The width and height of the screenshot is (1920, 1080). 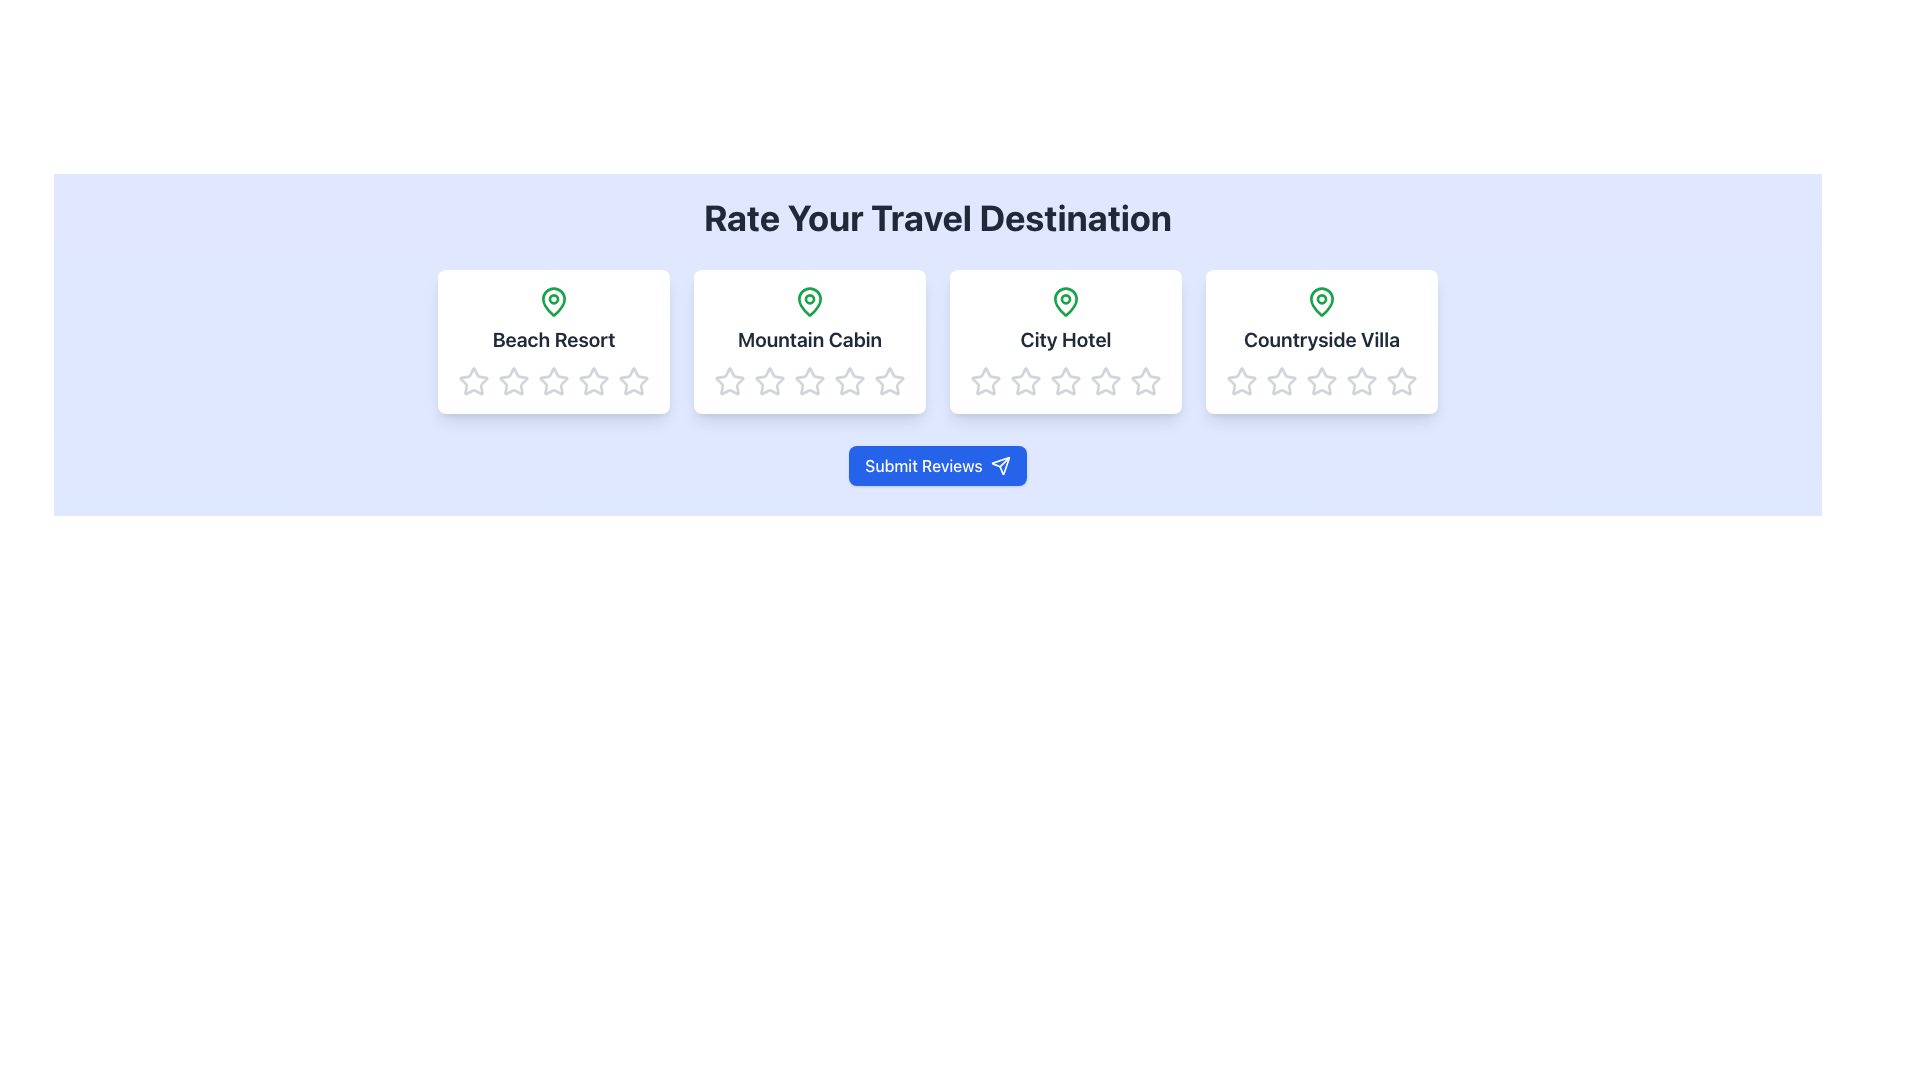 I want to click on the first interactive rating star icon for the 'Mountain Cabin' category, so click(x=728, y=381).